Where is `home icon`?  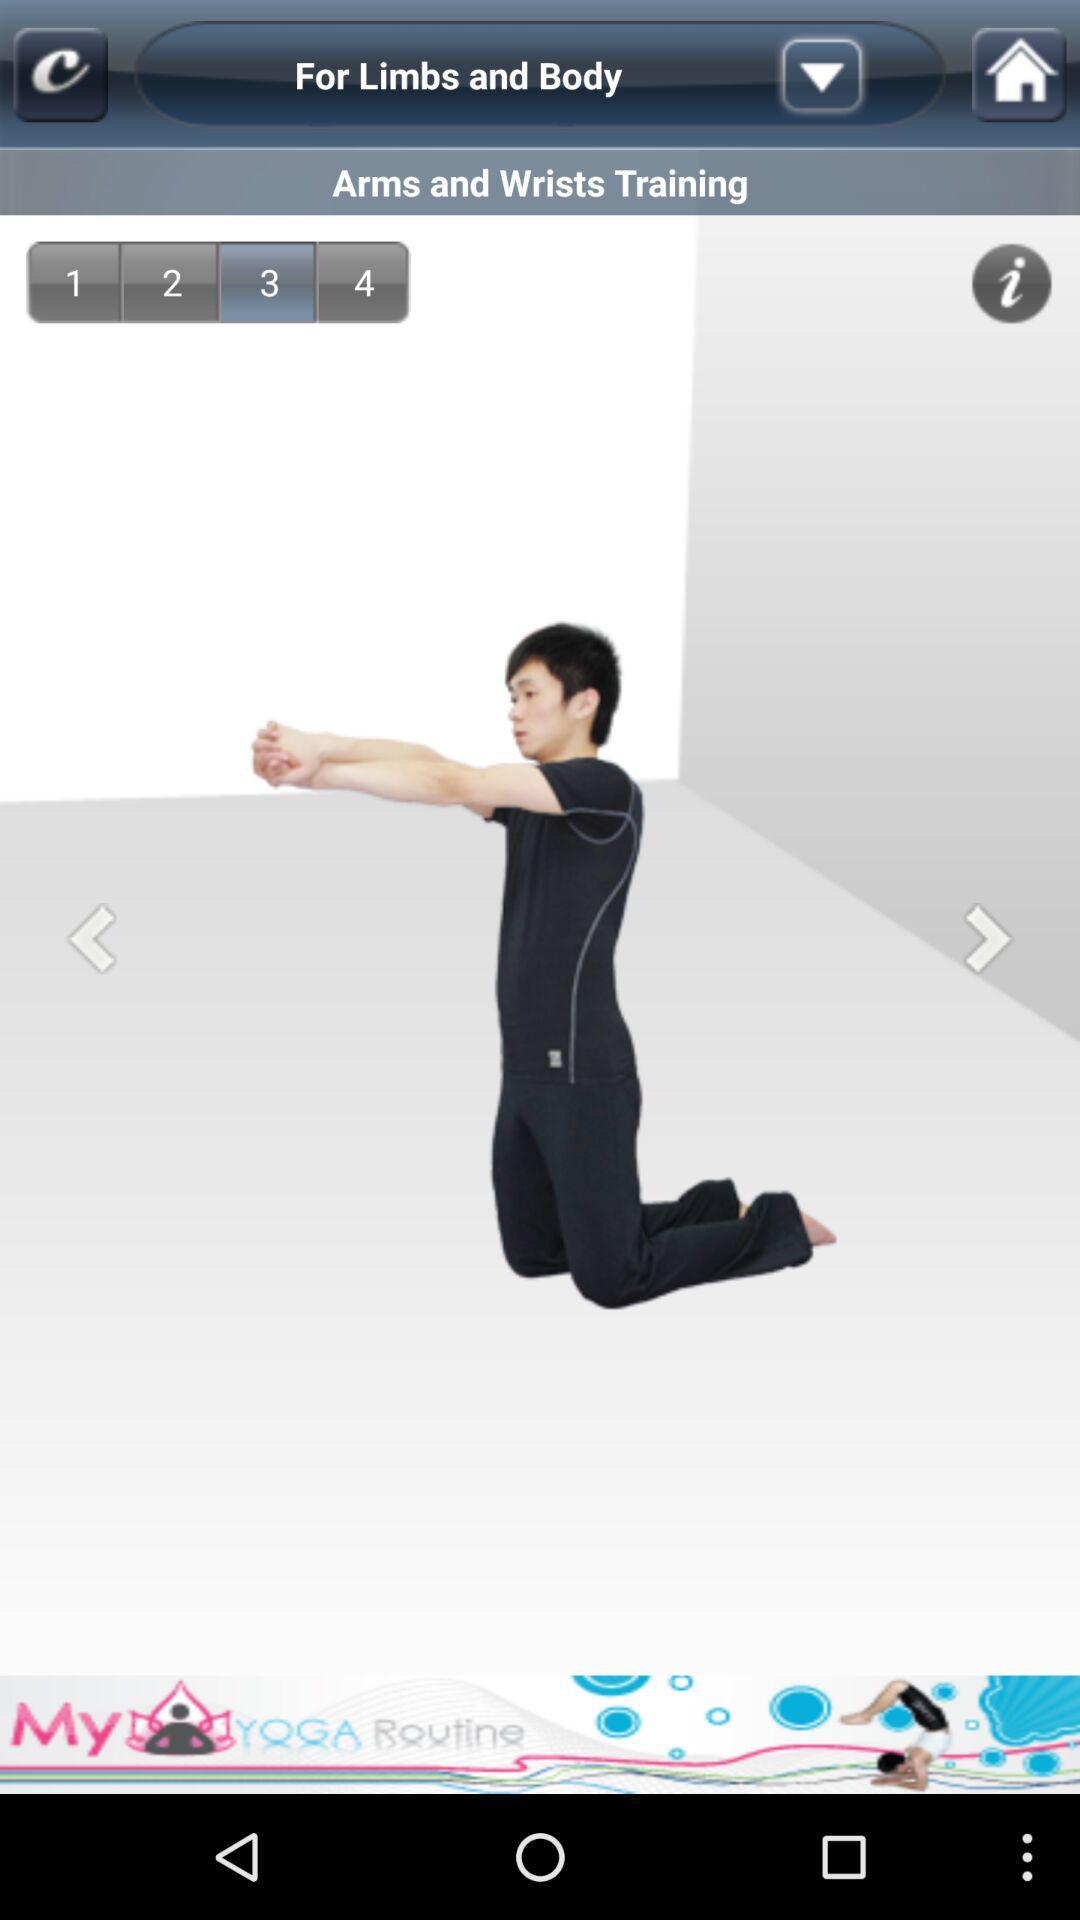
home icon is located at coordinates (1019, 75).